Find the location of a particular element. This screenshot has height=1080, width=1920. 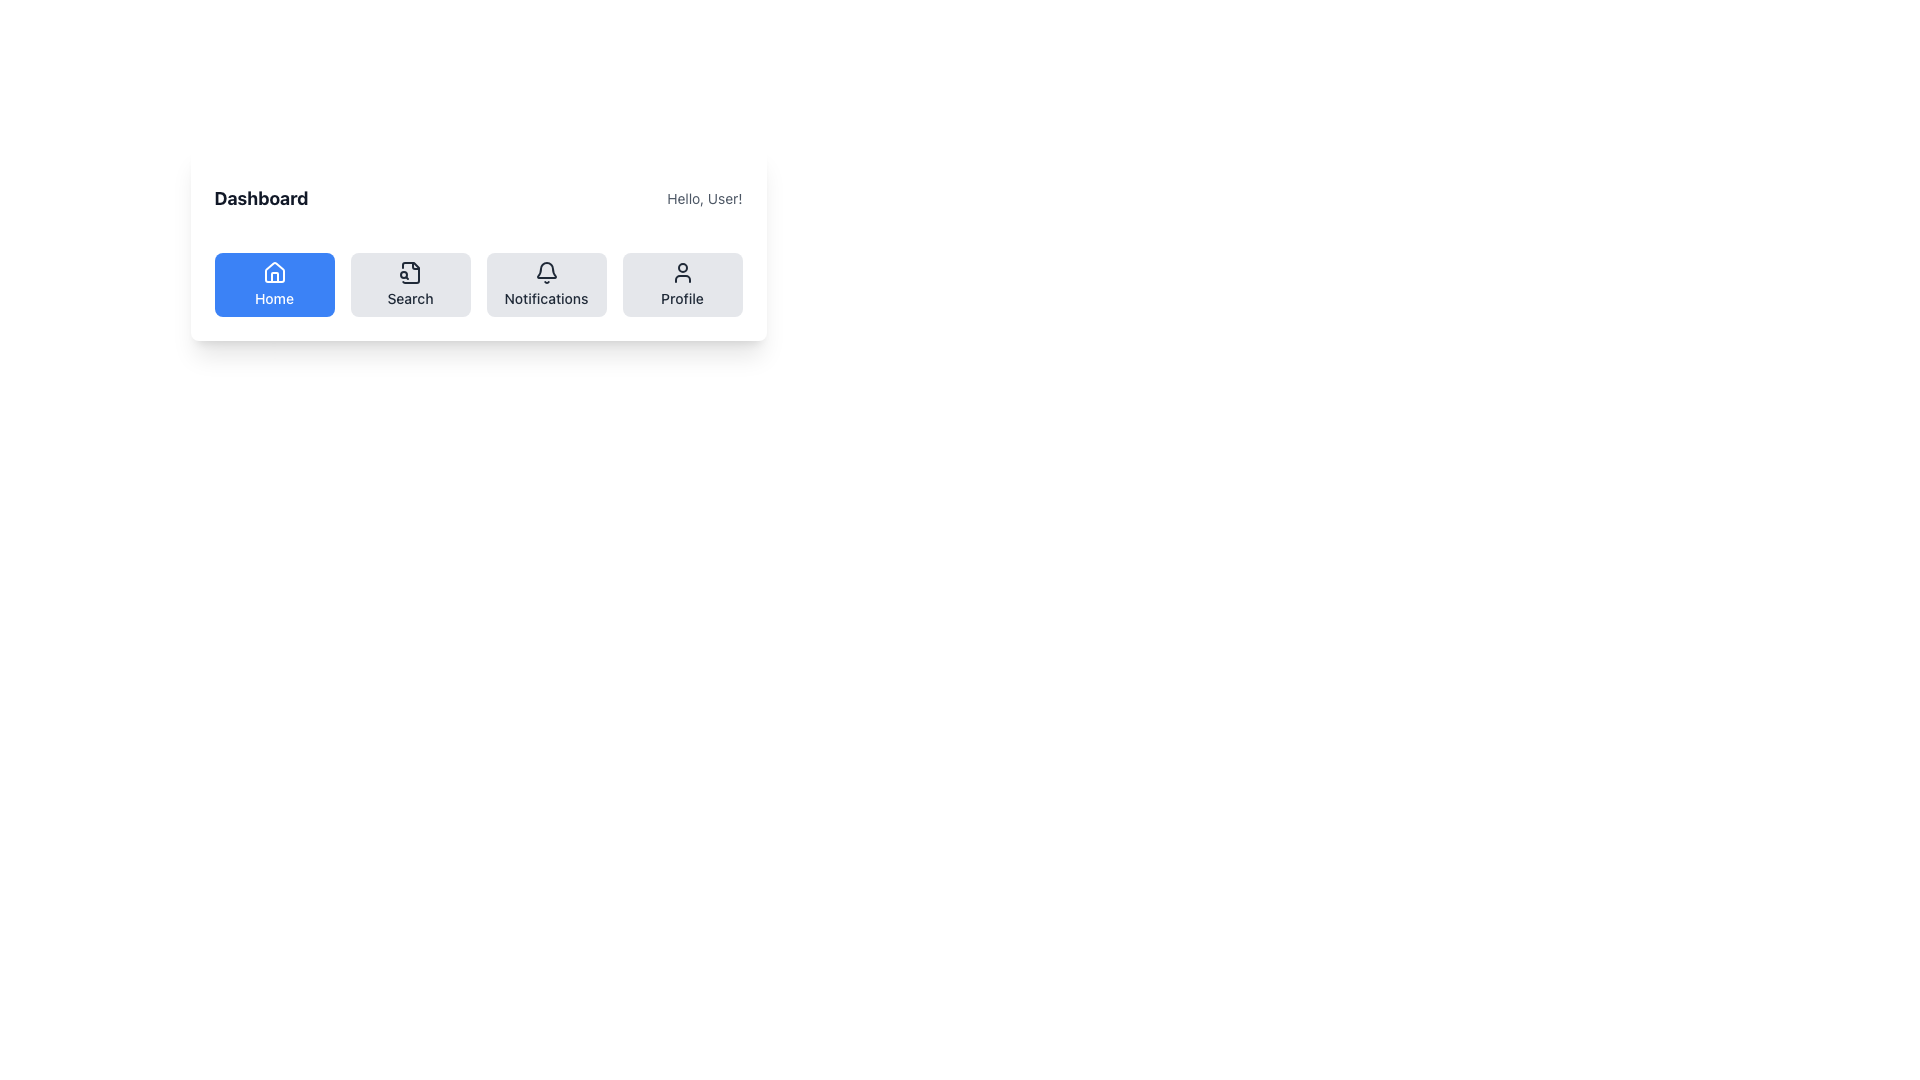

the notification icon located within the 'Notifications' button in the navigation bar is located at coordinates (546, 273).